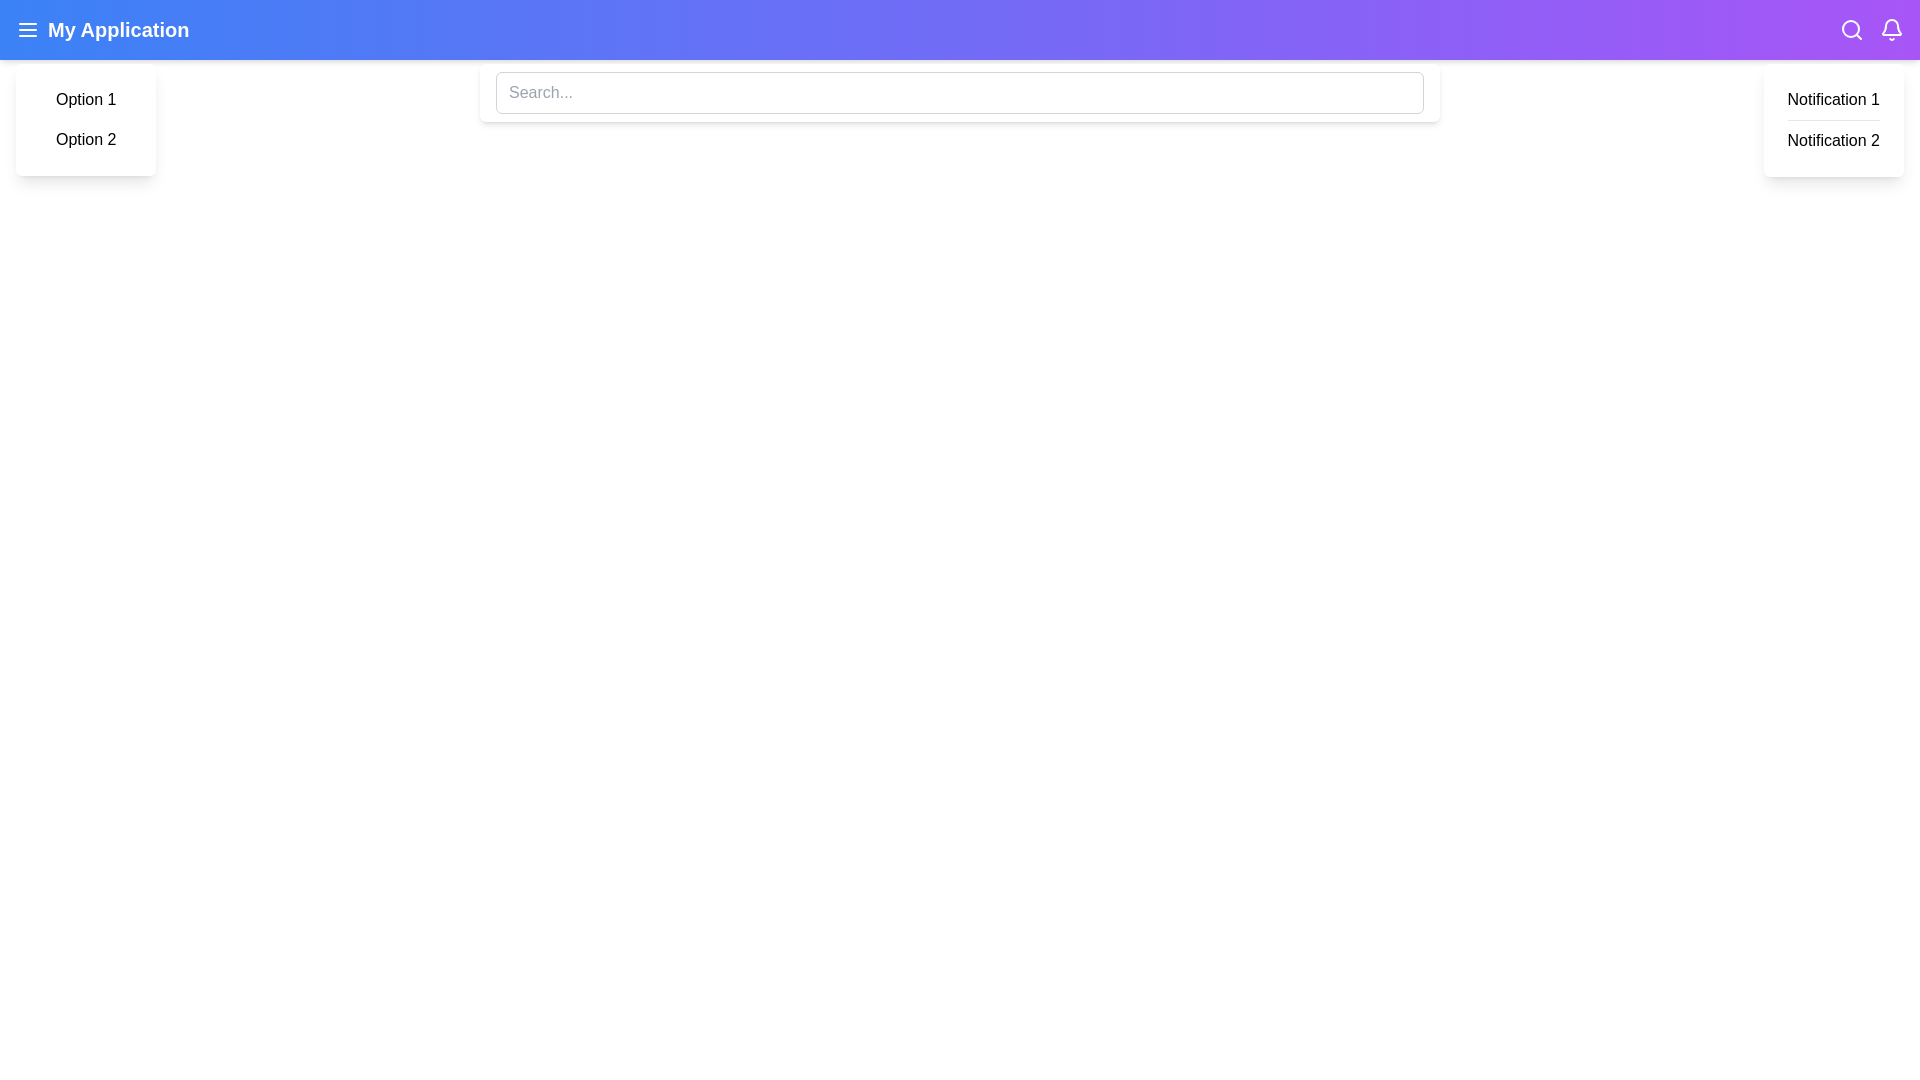 Image resolution: width=1920 pixels, height=1080 pixels. I want to click on the second button in the vertical menu stack under the blue header labeled 'My Application', so click(85, 138).